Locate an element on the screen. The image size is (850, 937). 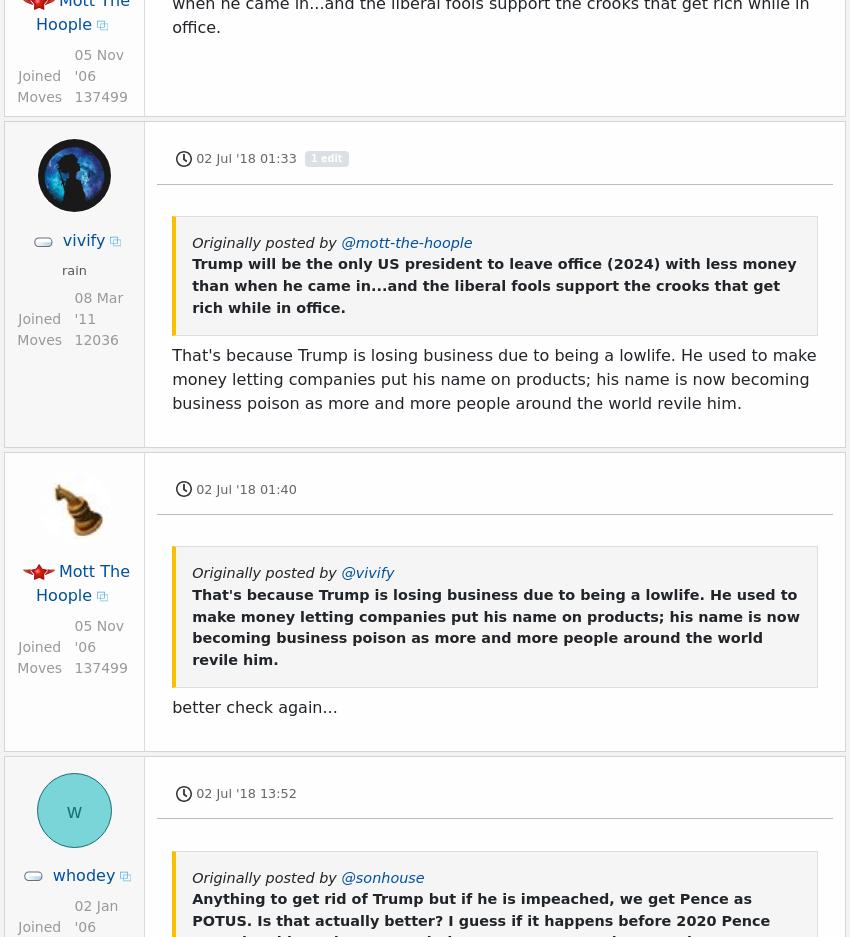
'Learn More' is located at coordinates (490, 43).